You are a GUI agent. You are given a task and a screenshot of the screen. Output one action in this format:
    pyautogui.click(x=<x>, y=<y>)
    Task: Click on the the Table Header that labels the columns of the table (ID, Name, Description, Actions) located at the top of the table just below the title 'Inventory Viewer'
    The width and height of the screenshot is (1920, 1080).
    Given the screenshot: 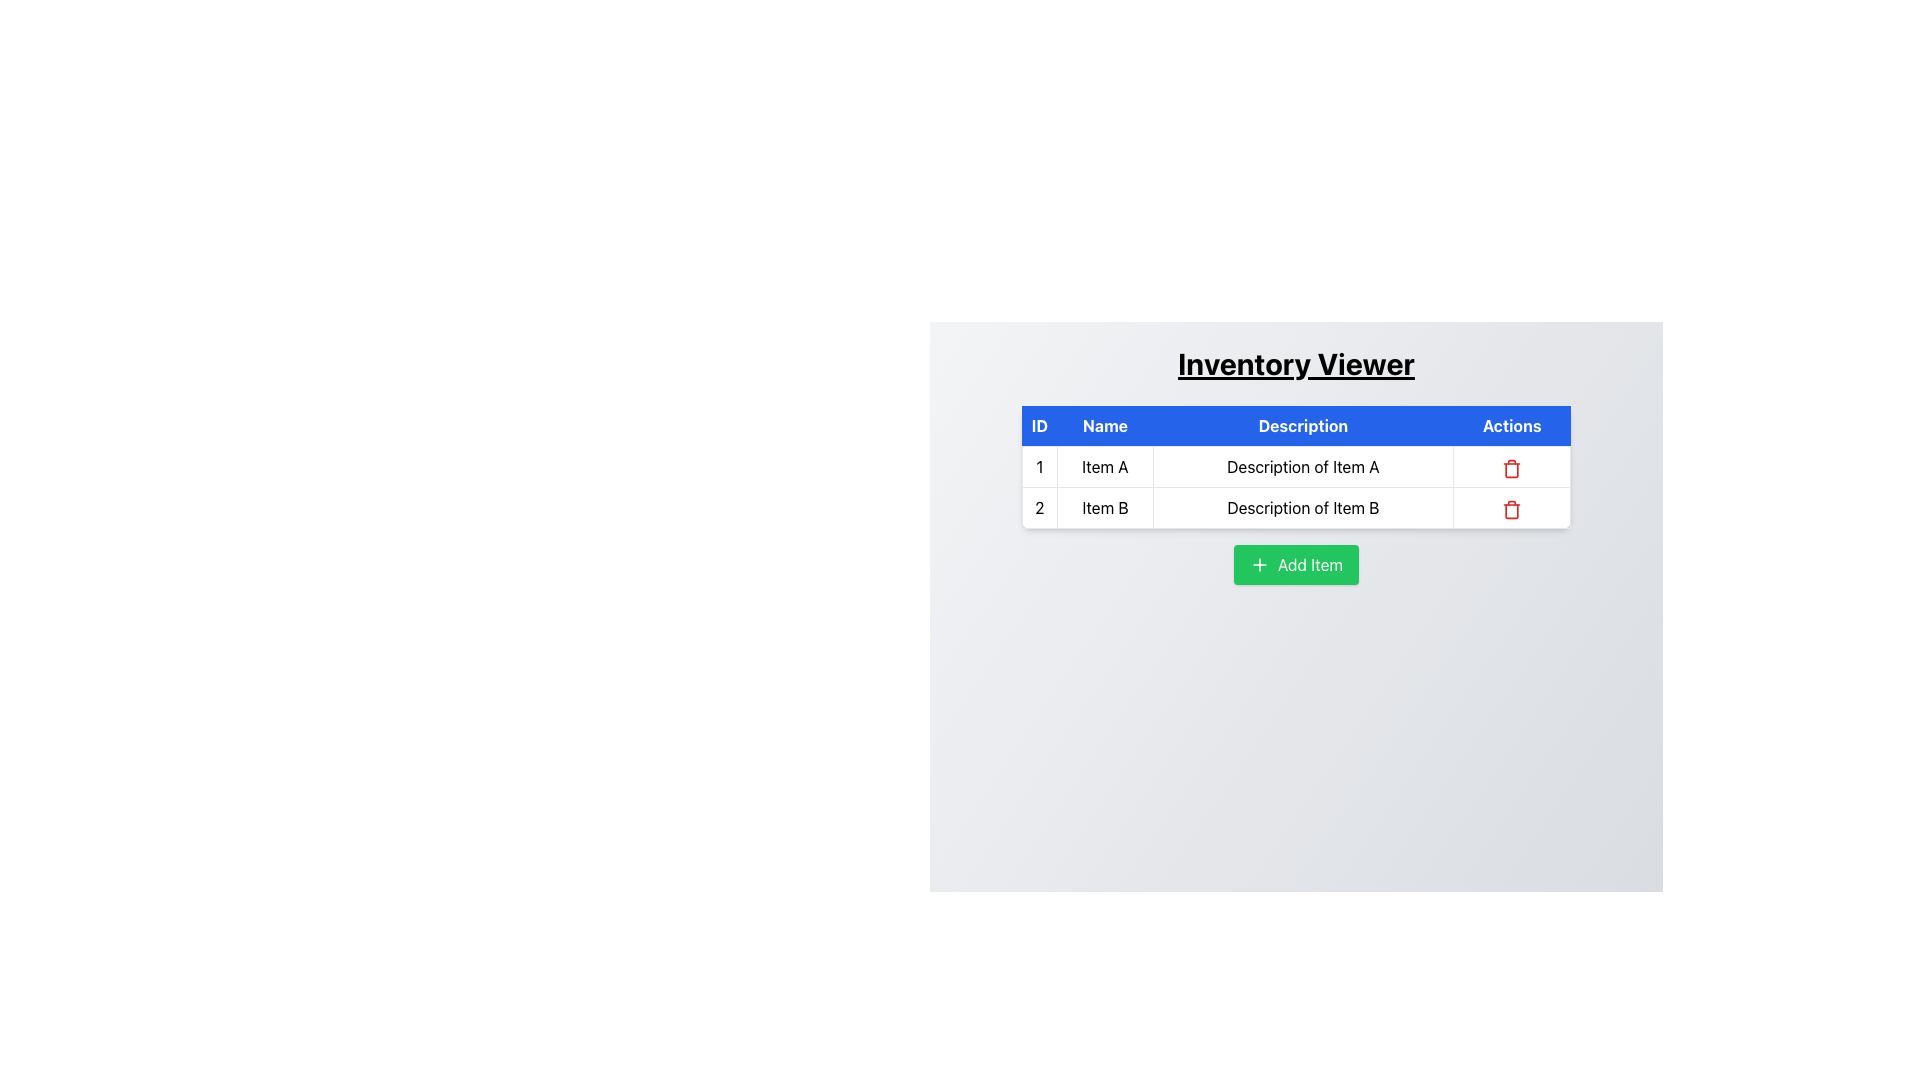 What is the action you would take?
    pyautogui.click(x=1296, y=425)
    